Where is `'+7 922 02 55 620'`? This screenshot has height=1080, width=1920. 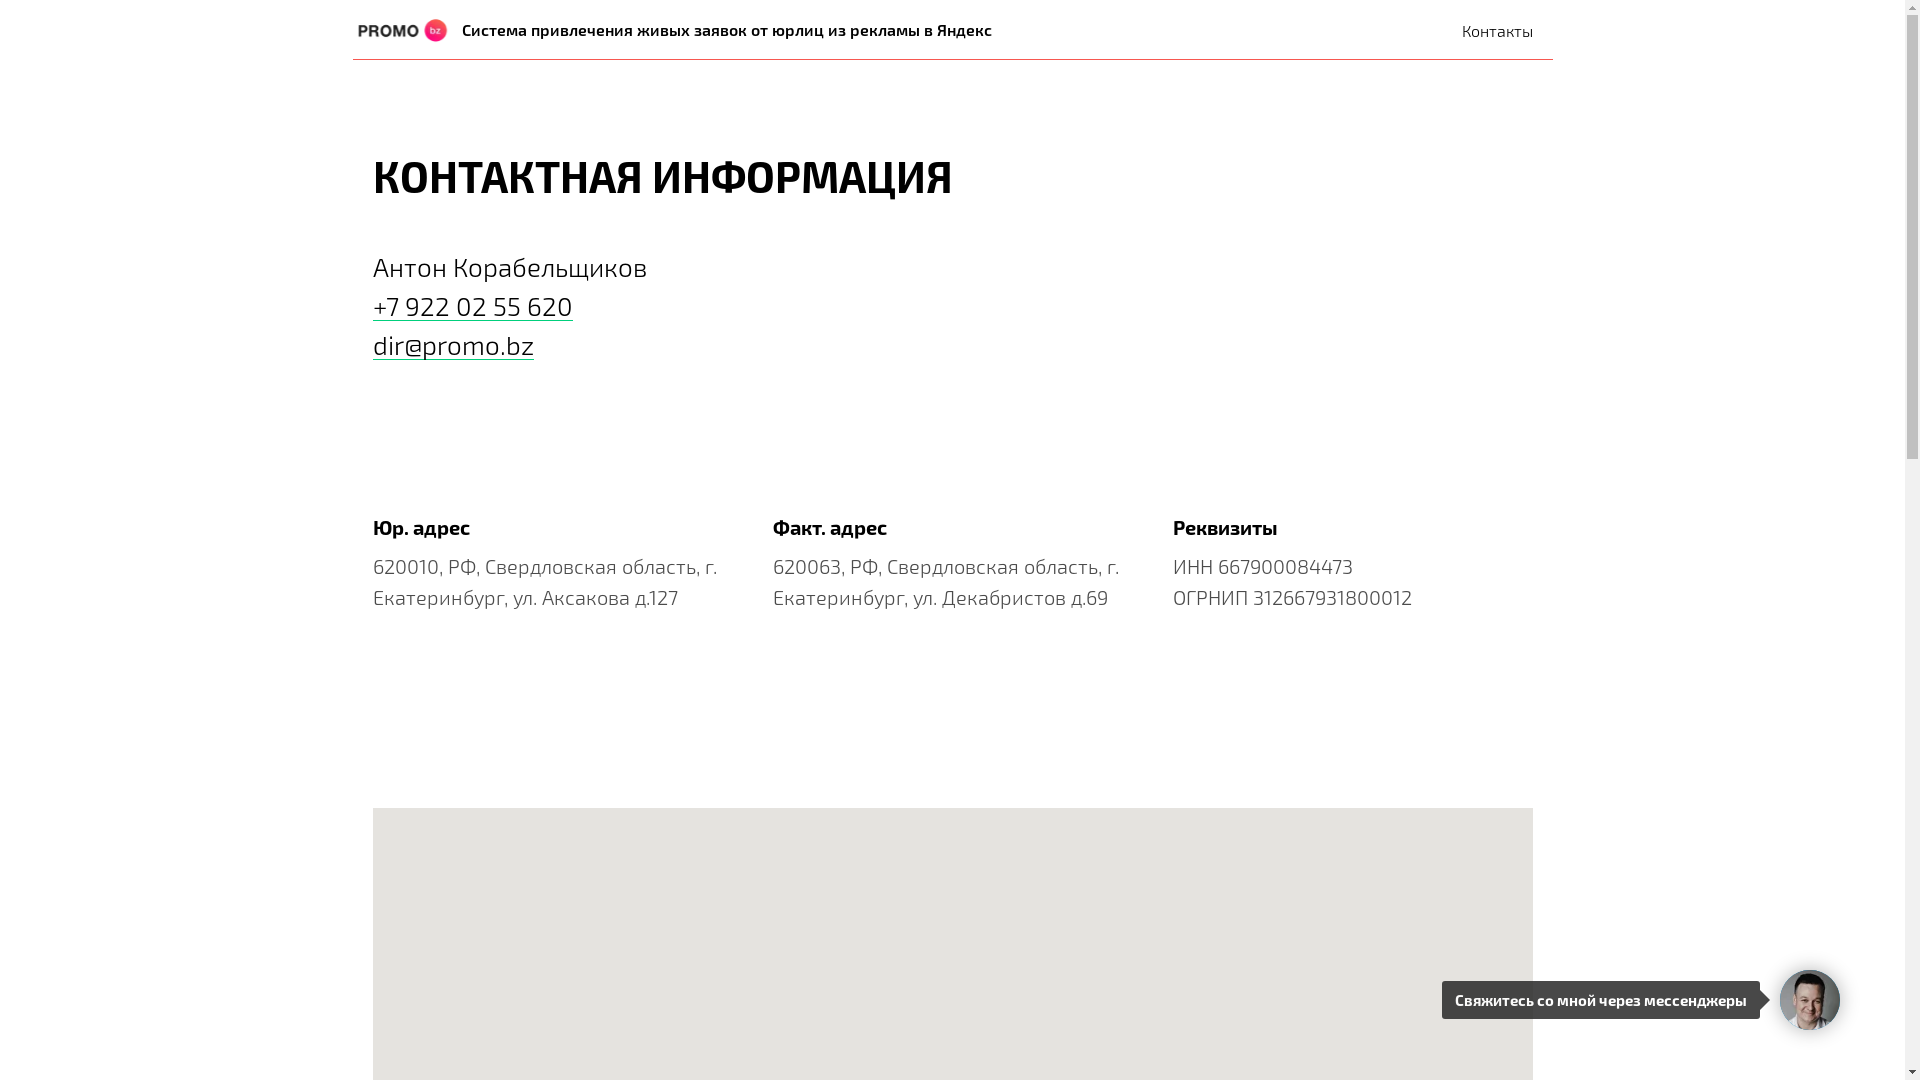
'+7 922 02 55 620' is located at coordinates (470, 305).